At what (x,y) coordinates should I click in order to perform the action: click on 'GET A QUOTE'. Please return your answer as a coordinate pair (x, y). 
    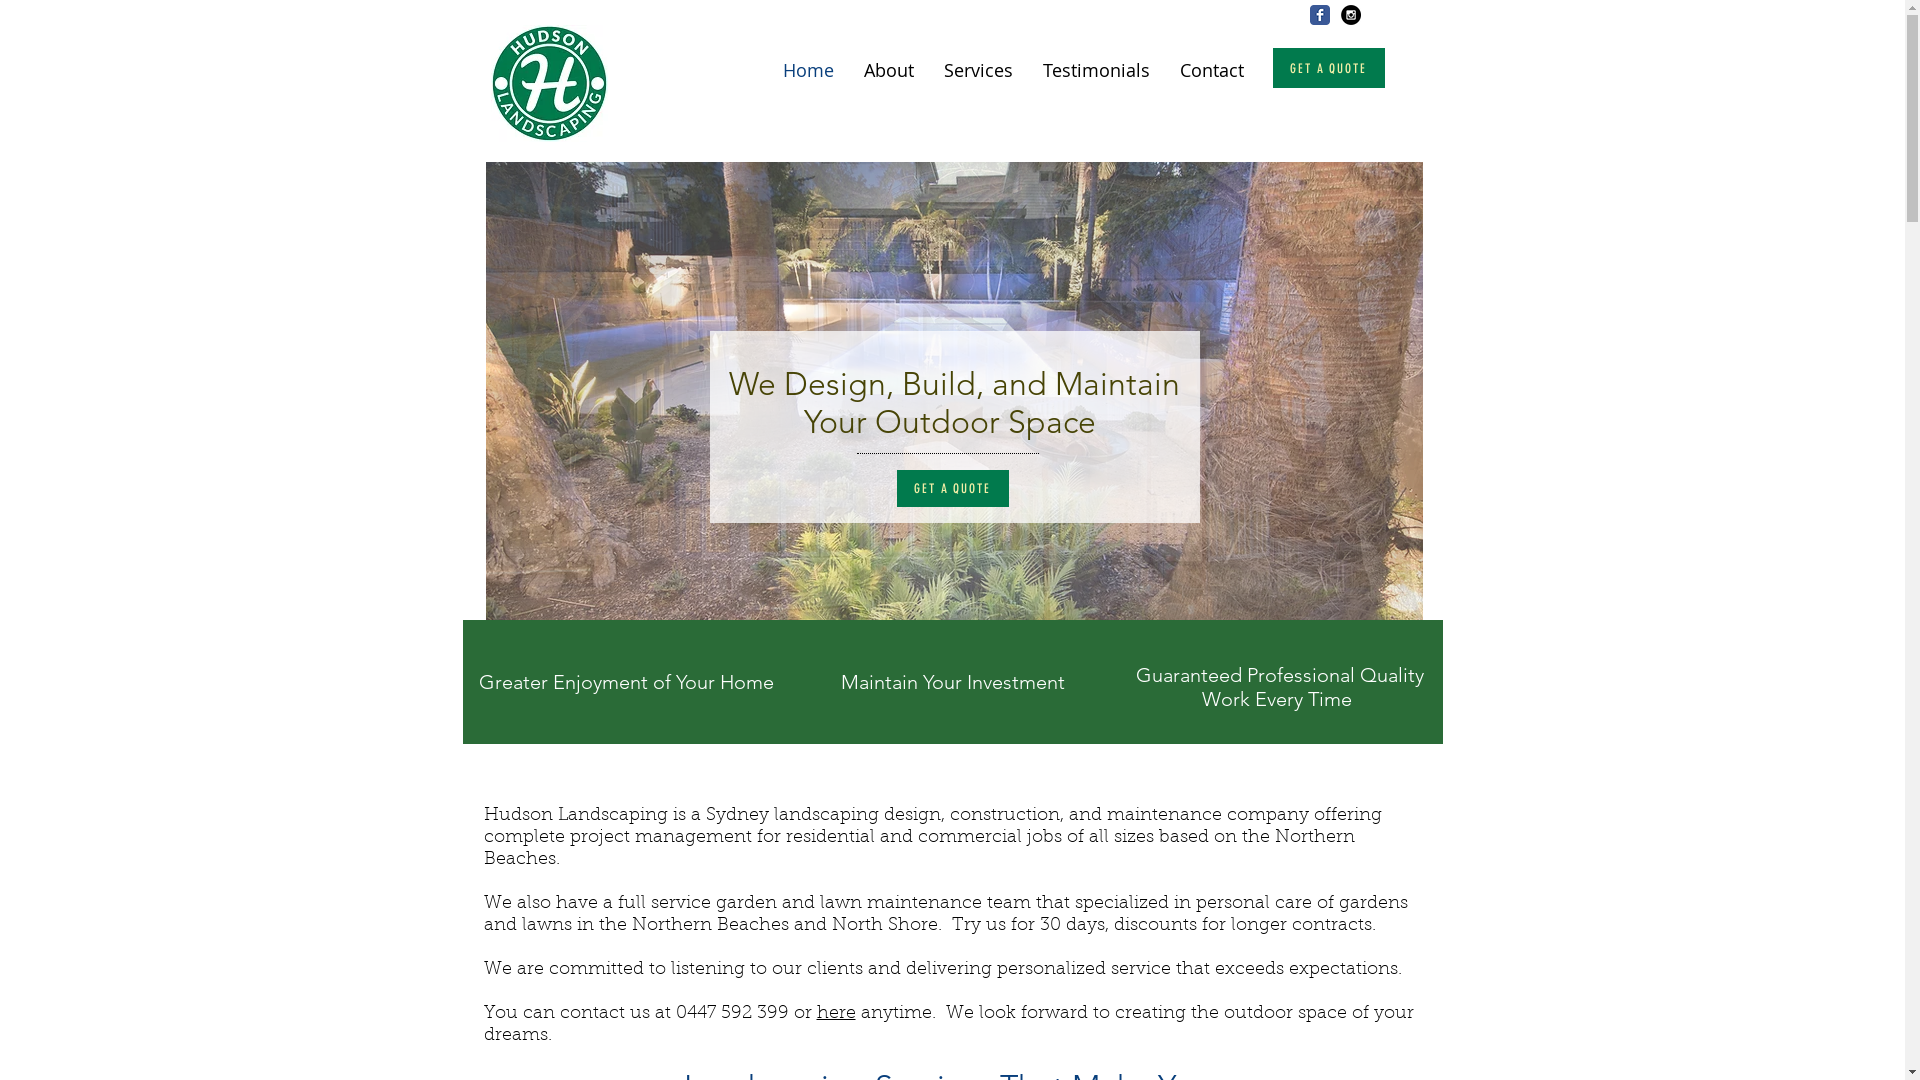
    Looking at the image, I should click on (895, 488).